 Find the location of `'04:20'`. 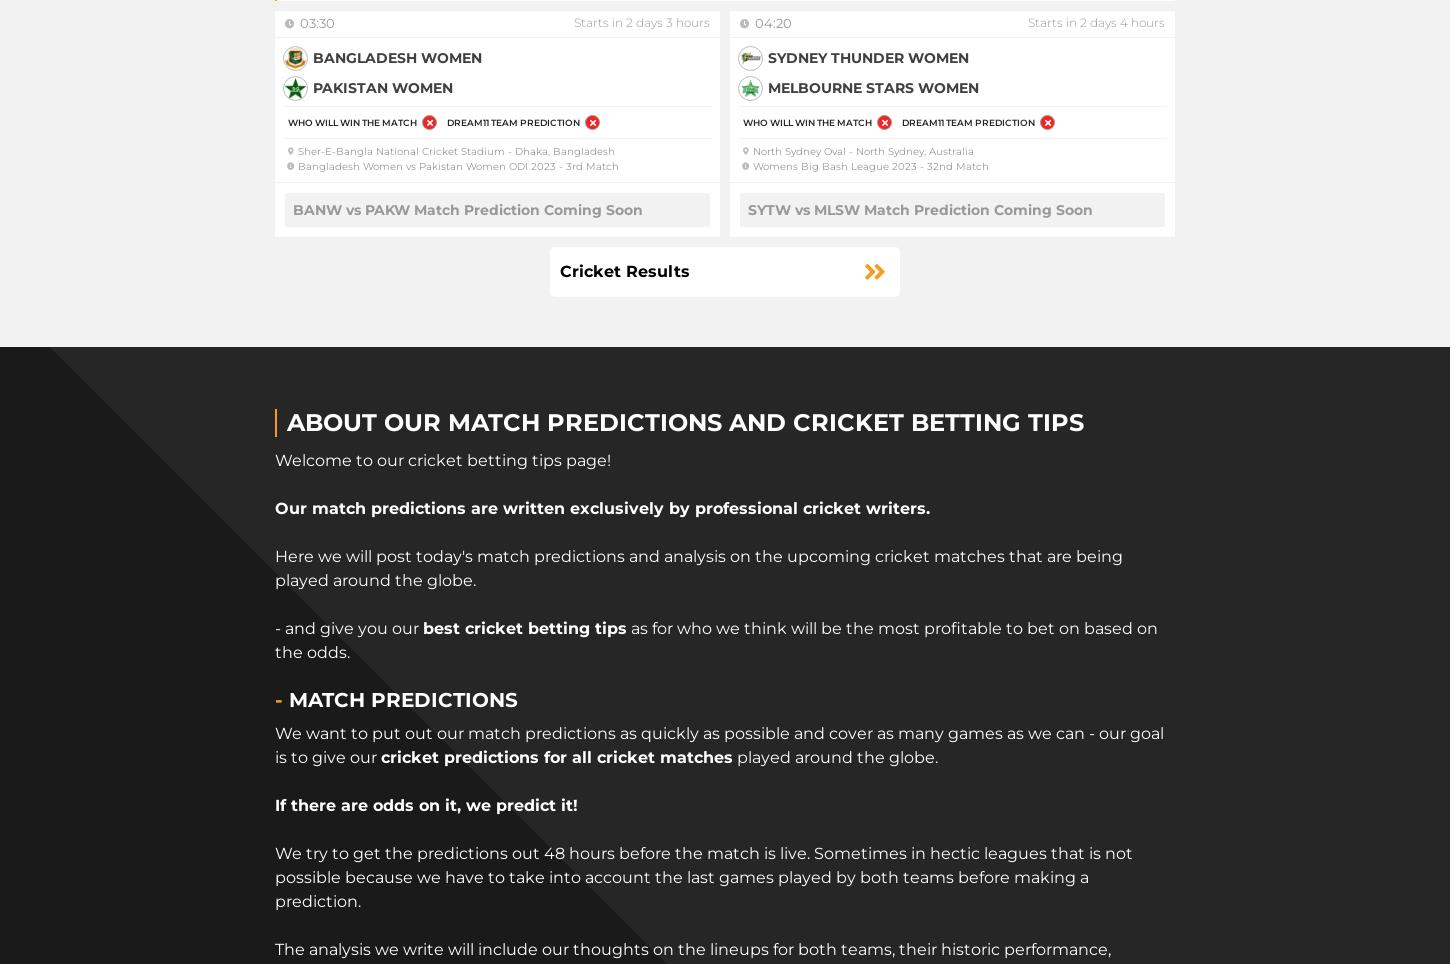

'04:20' is located at coordinates (773, 22).